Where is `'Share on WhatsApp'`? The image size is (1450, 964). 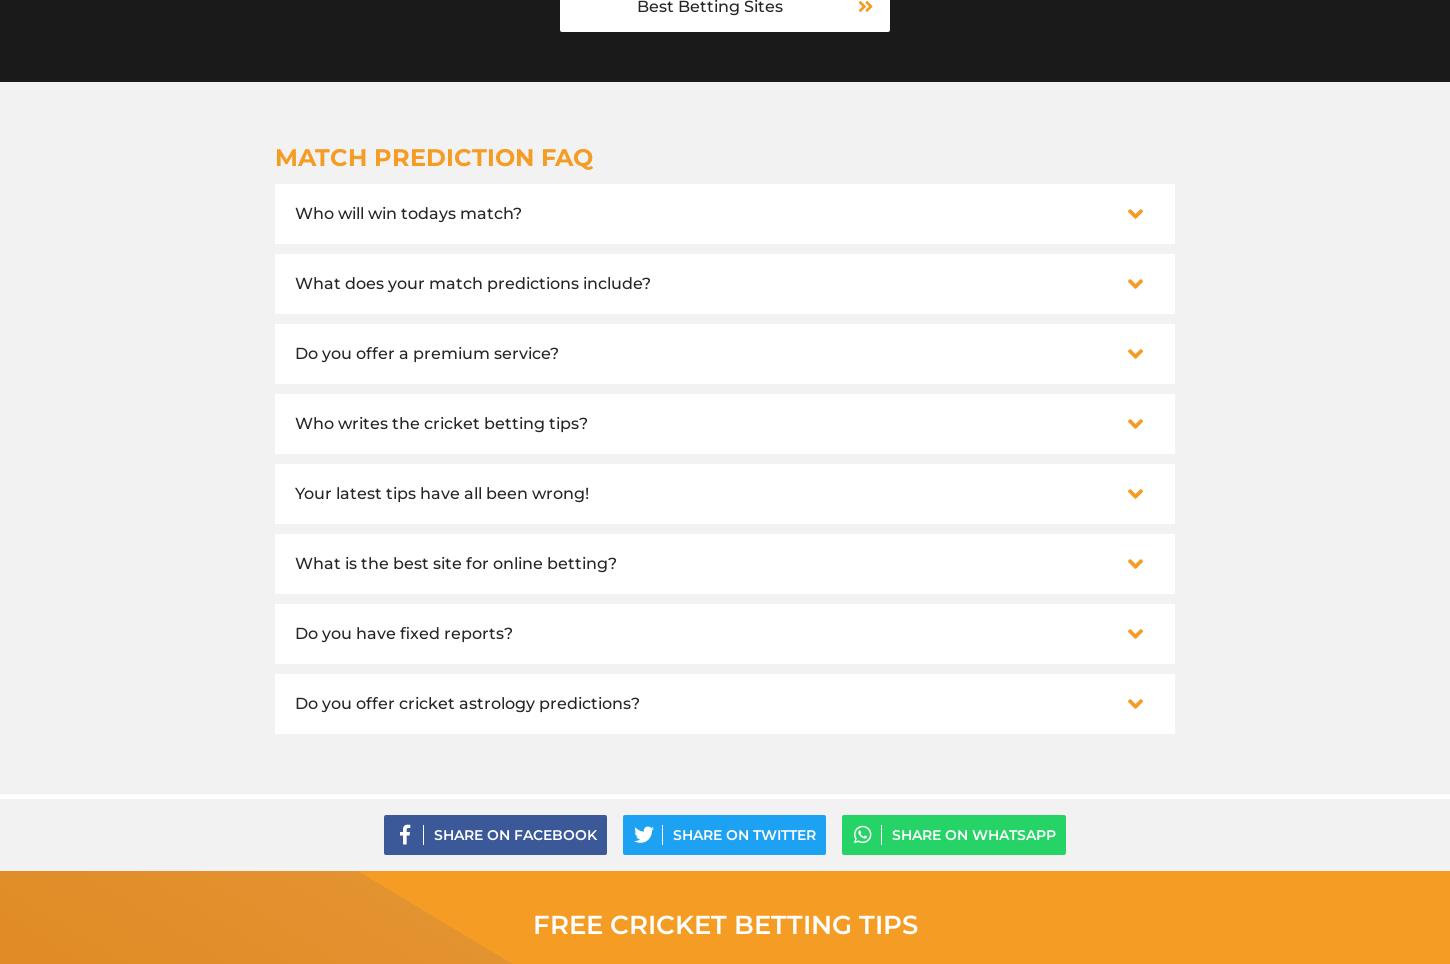
'Share on WhatsApp' is located at coordinates (973, 832).